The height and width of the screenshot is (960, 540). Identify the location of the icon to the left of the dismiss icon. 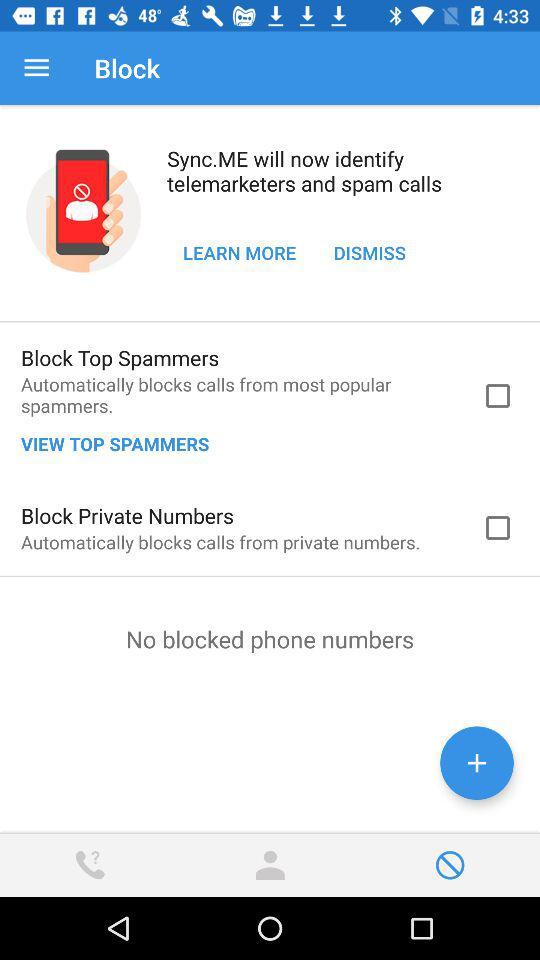
(239, 251).